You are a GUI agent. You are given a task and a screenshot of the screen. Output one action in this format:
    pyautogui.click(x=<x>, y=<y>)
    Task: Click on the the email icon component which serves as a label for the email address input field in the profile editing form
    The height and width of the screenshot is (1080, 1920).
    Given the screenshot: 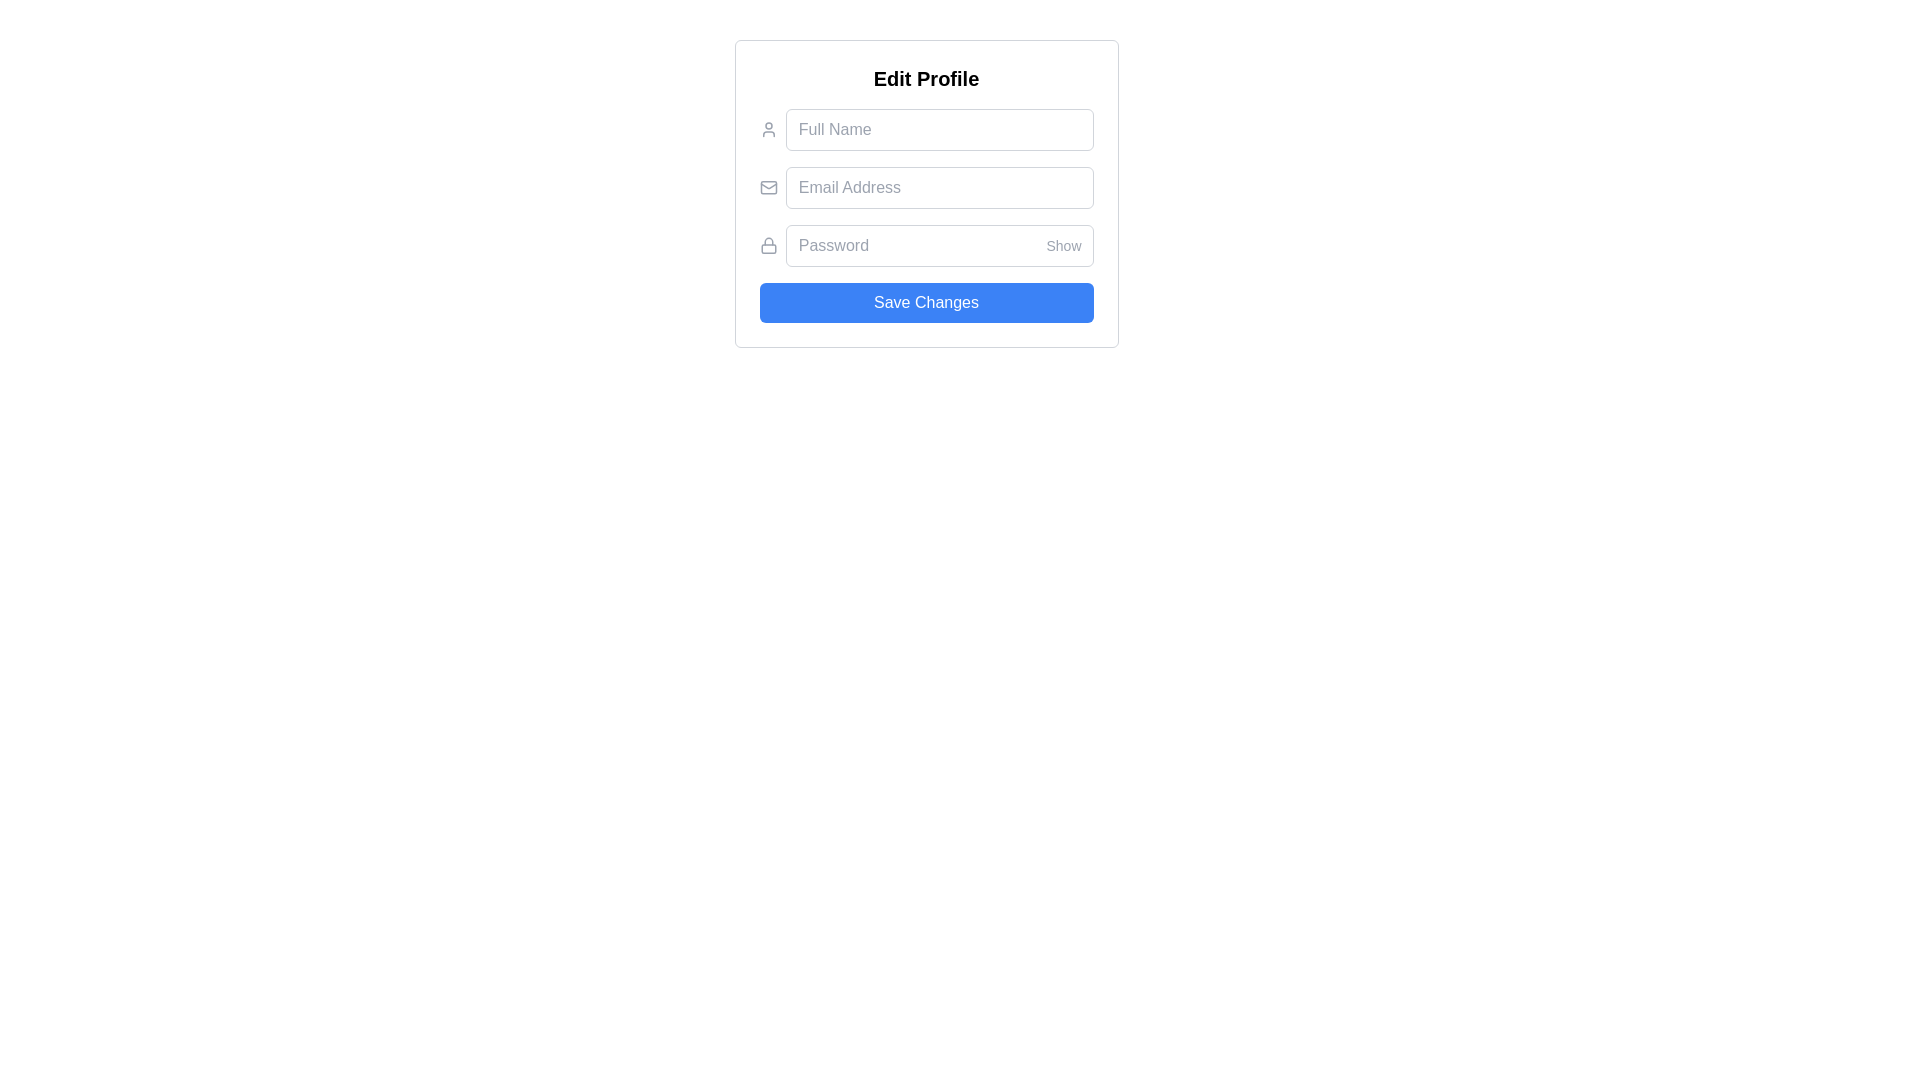 What is the action you would take?
    pyautogui.click(x=767, y=188)
    